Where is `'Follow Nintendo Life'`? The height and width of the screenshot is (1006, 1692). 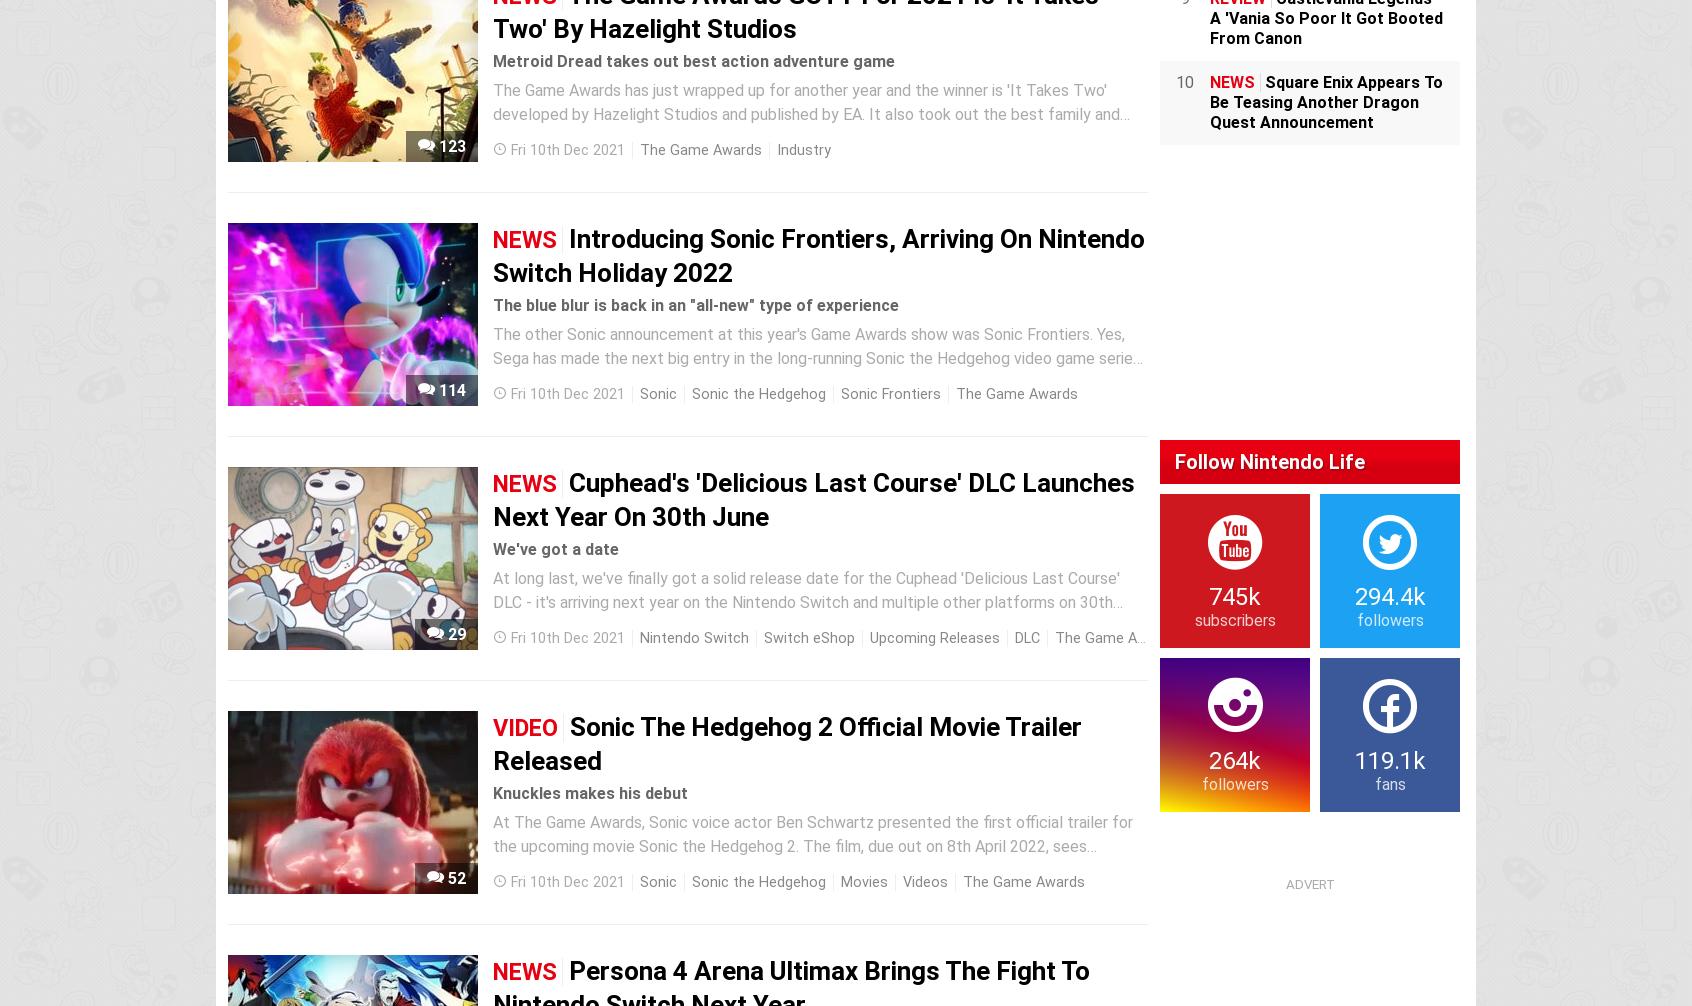
'Follow Nintendo Life' is located at coordinates (1269, 460).